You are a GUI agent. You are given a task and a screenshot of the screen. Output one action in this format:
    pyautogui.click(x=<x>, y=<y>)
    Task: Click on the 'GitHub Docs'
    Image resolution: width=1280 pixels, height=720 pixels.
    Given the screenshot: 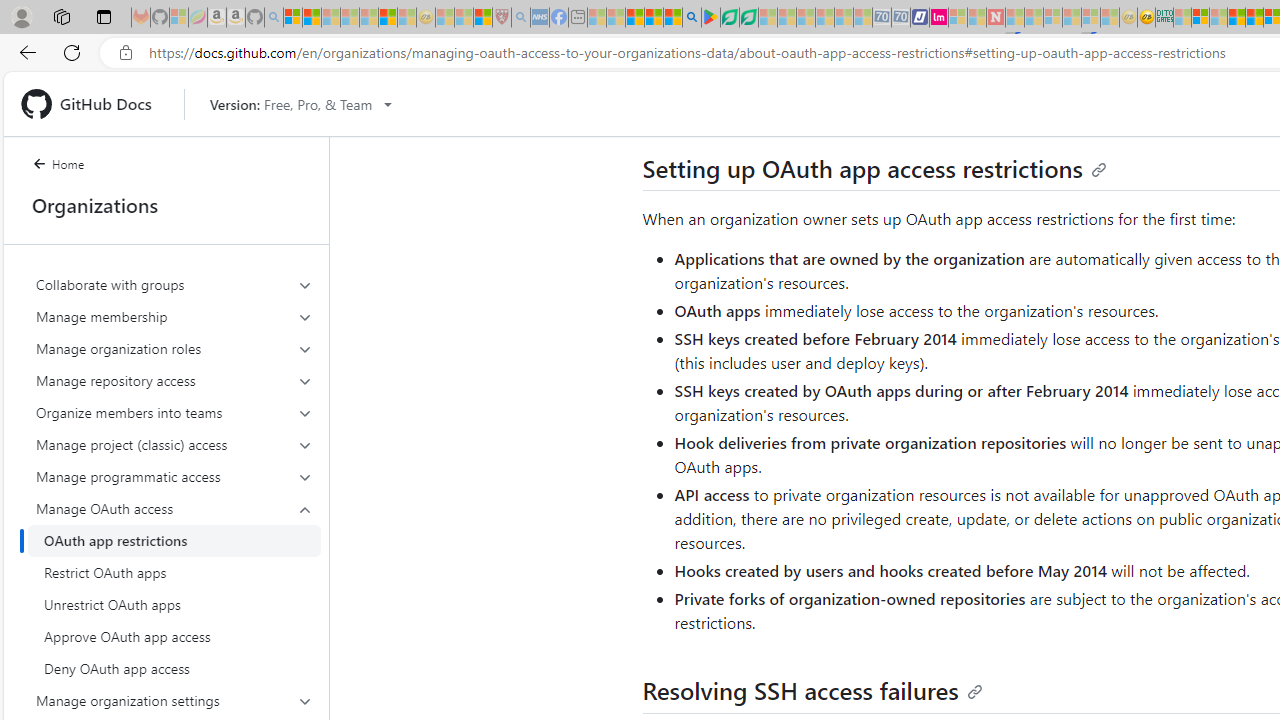 What is the action you would take?
    pyautogui.click(x=93, y=104)
    